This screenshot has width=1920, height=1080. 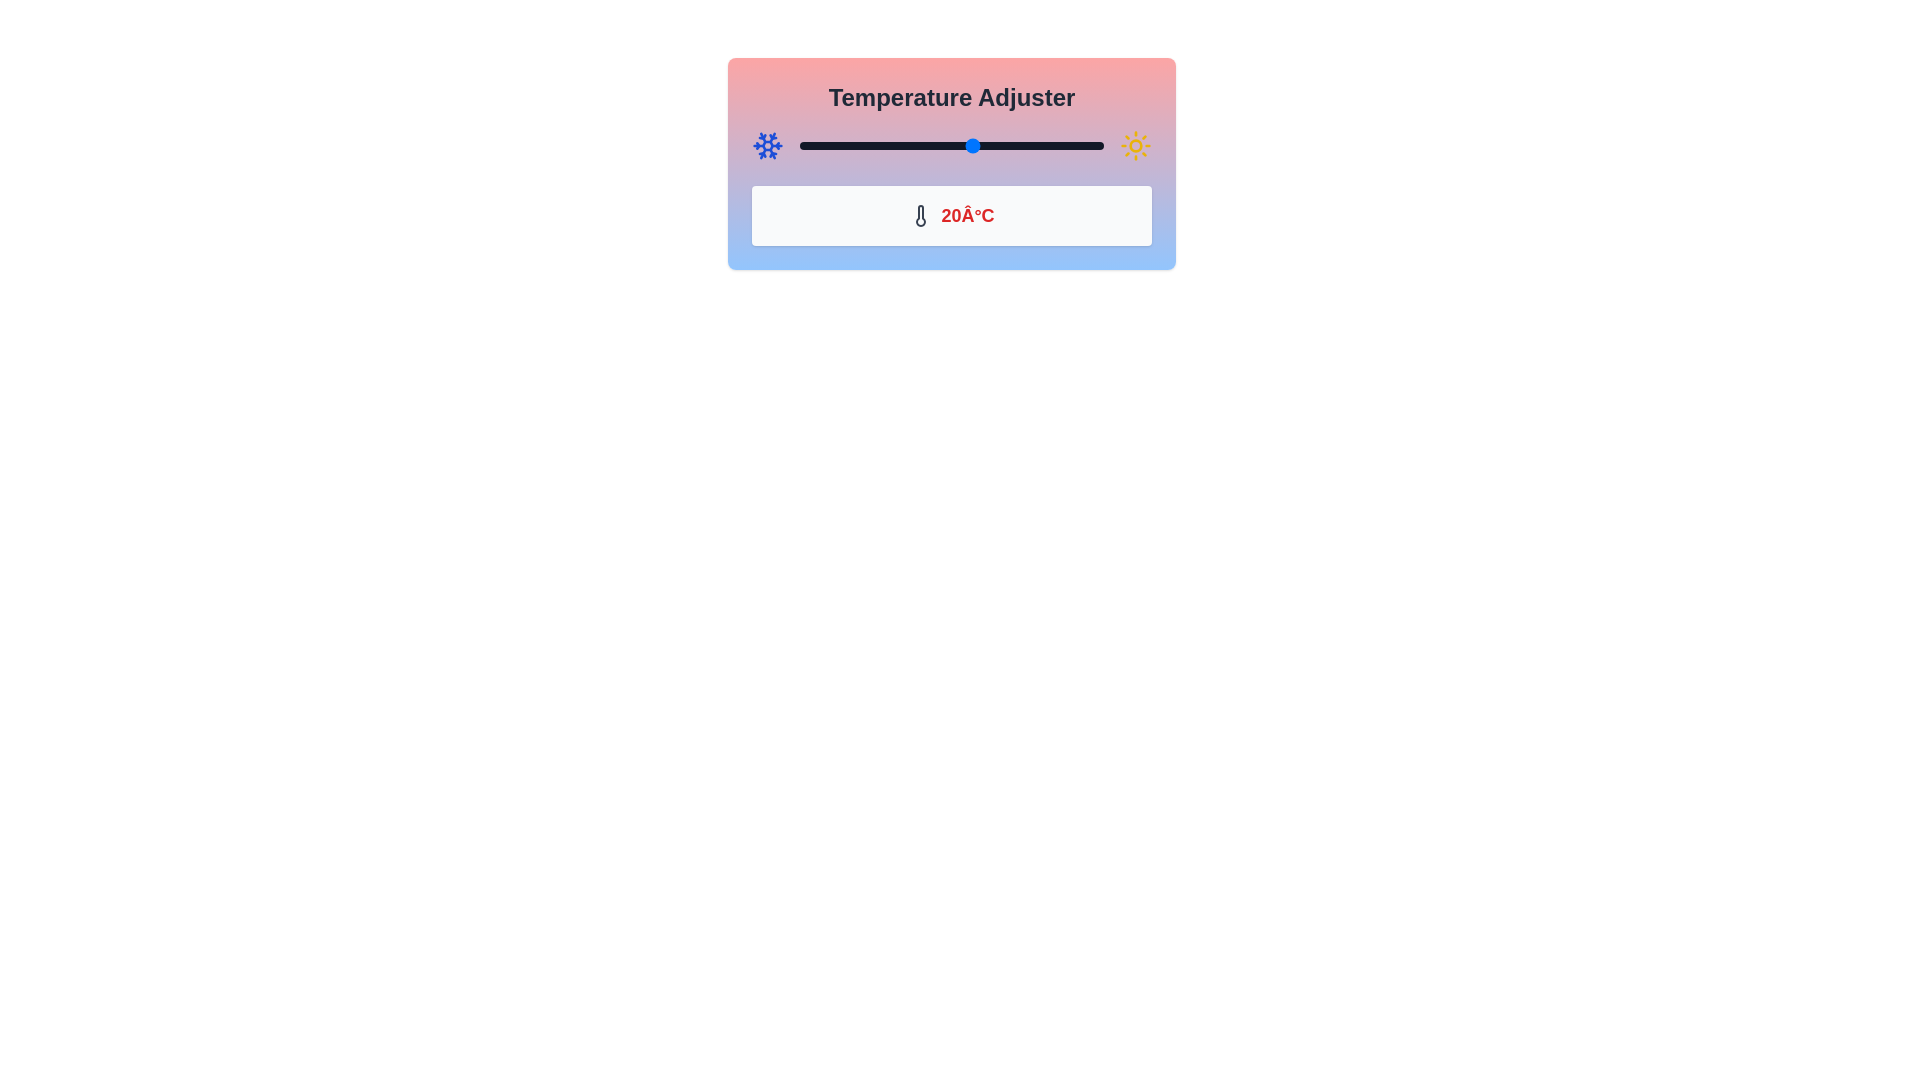 What do you see at coordinates (839, 145) in the screenshot?
I see `the temperature to -11°C using the slider` at bounding box center [839, 145].